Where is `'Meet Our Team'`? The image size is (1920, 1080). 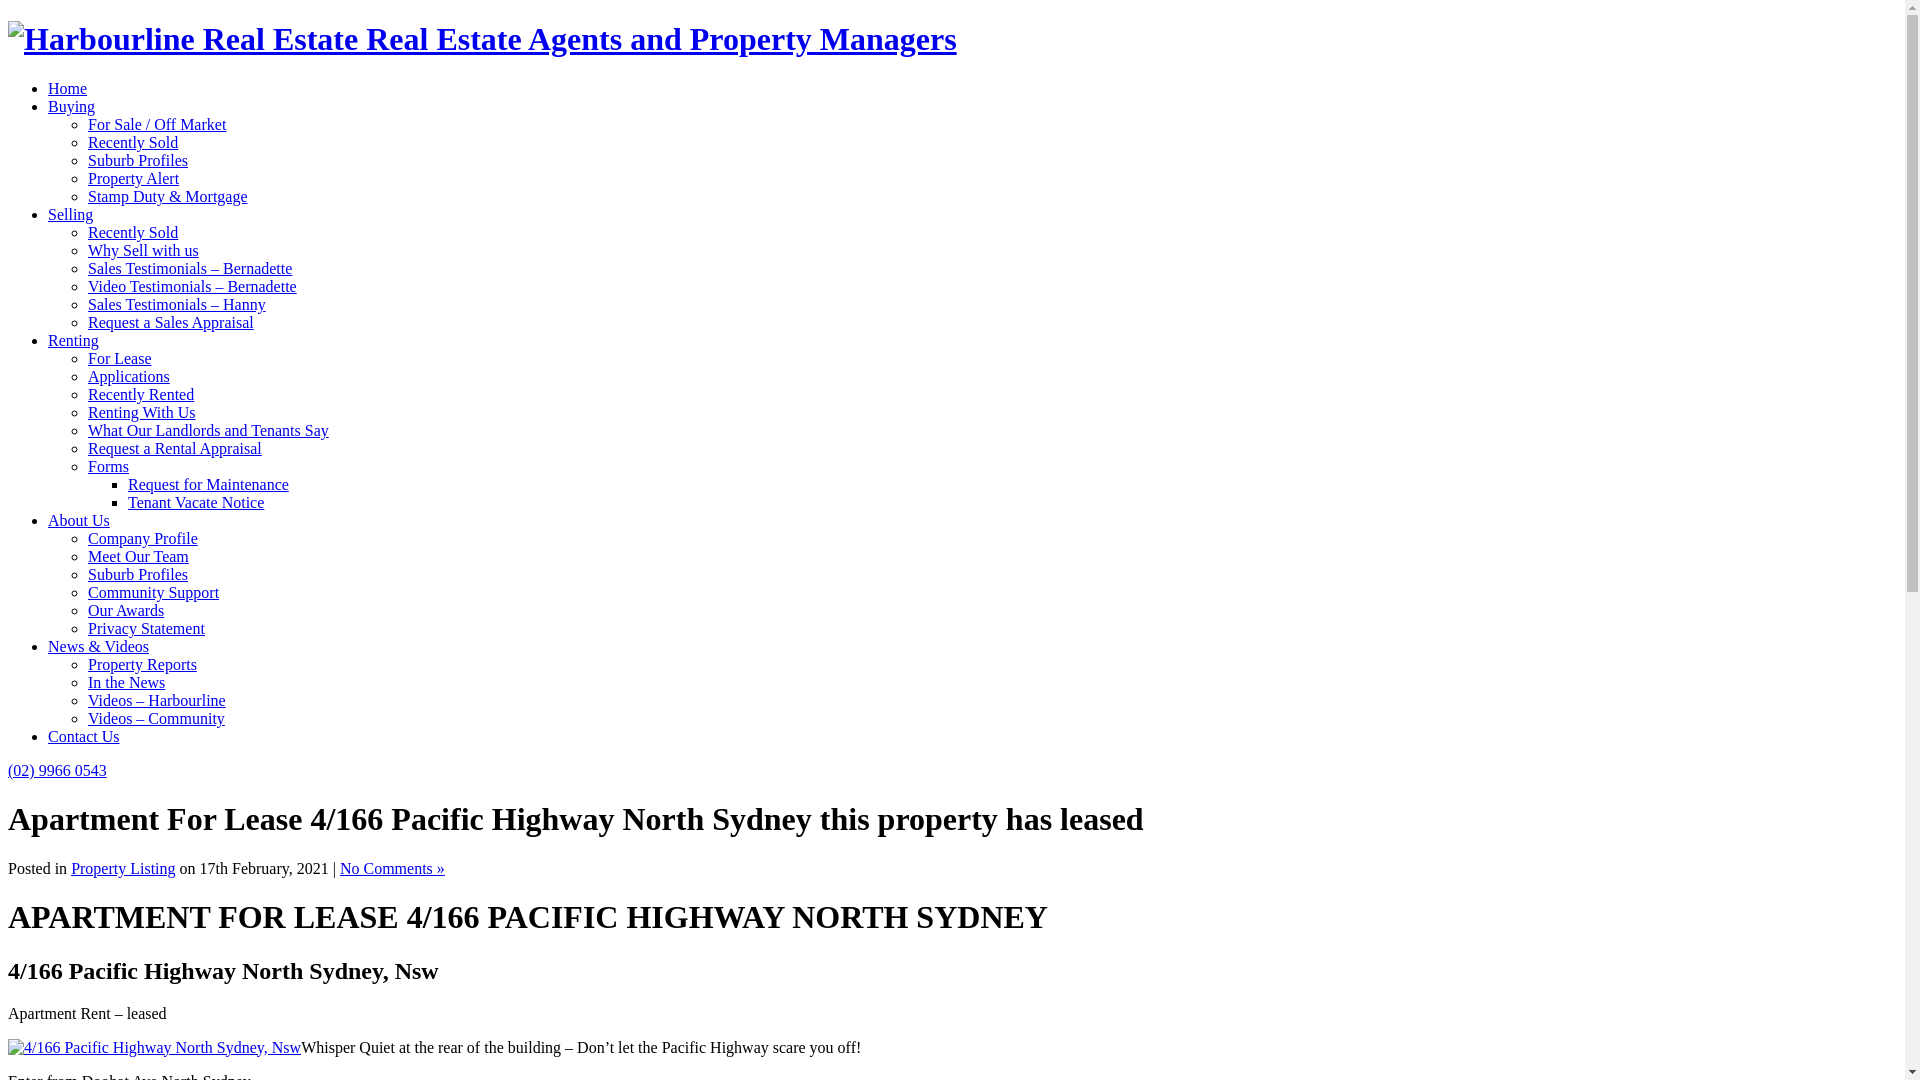 'Meet Our Team' is located at coordinates (137, 556).